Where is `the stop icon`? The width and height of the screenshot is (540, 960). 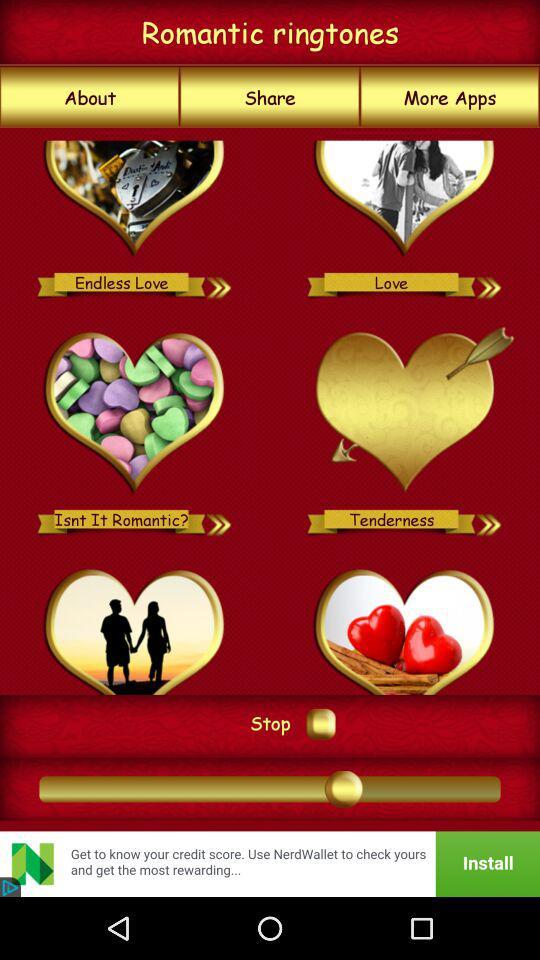
the stop icon is located at coordinates (270, 721).